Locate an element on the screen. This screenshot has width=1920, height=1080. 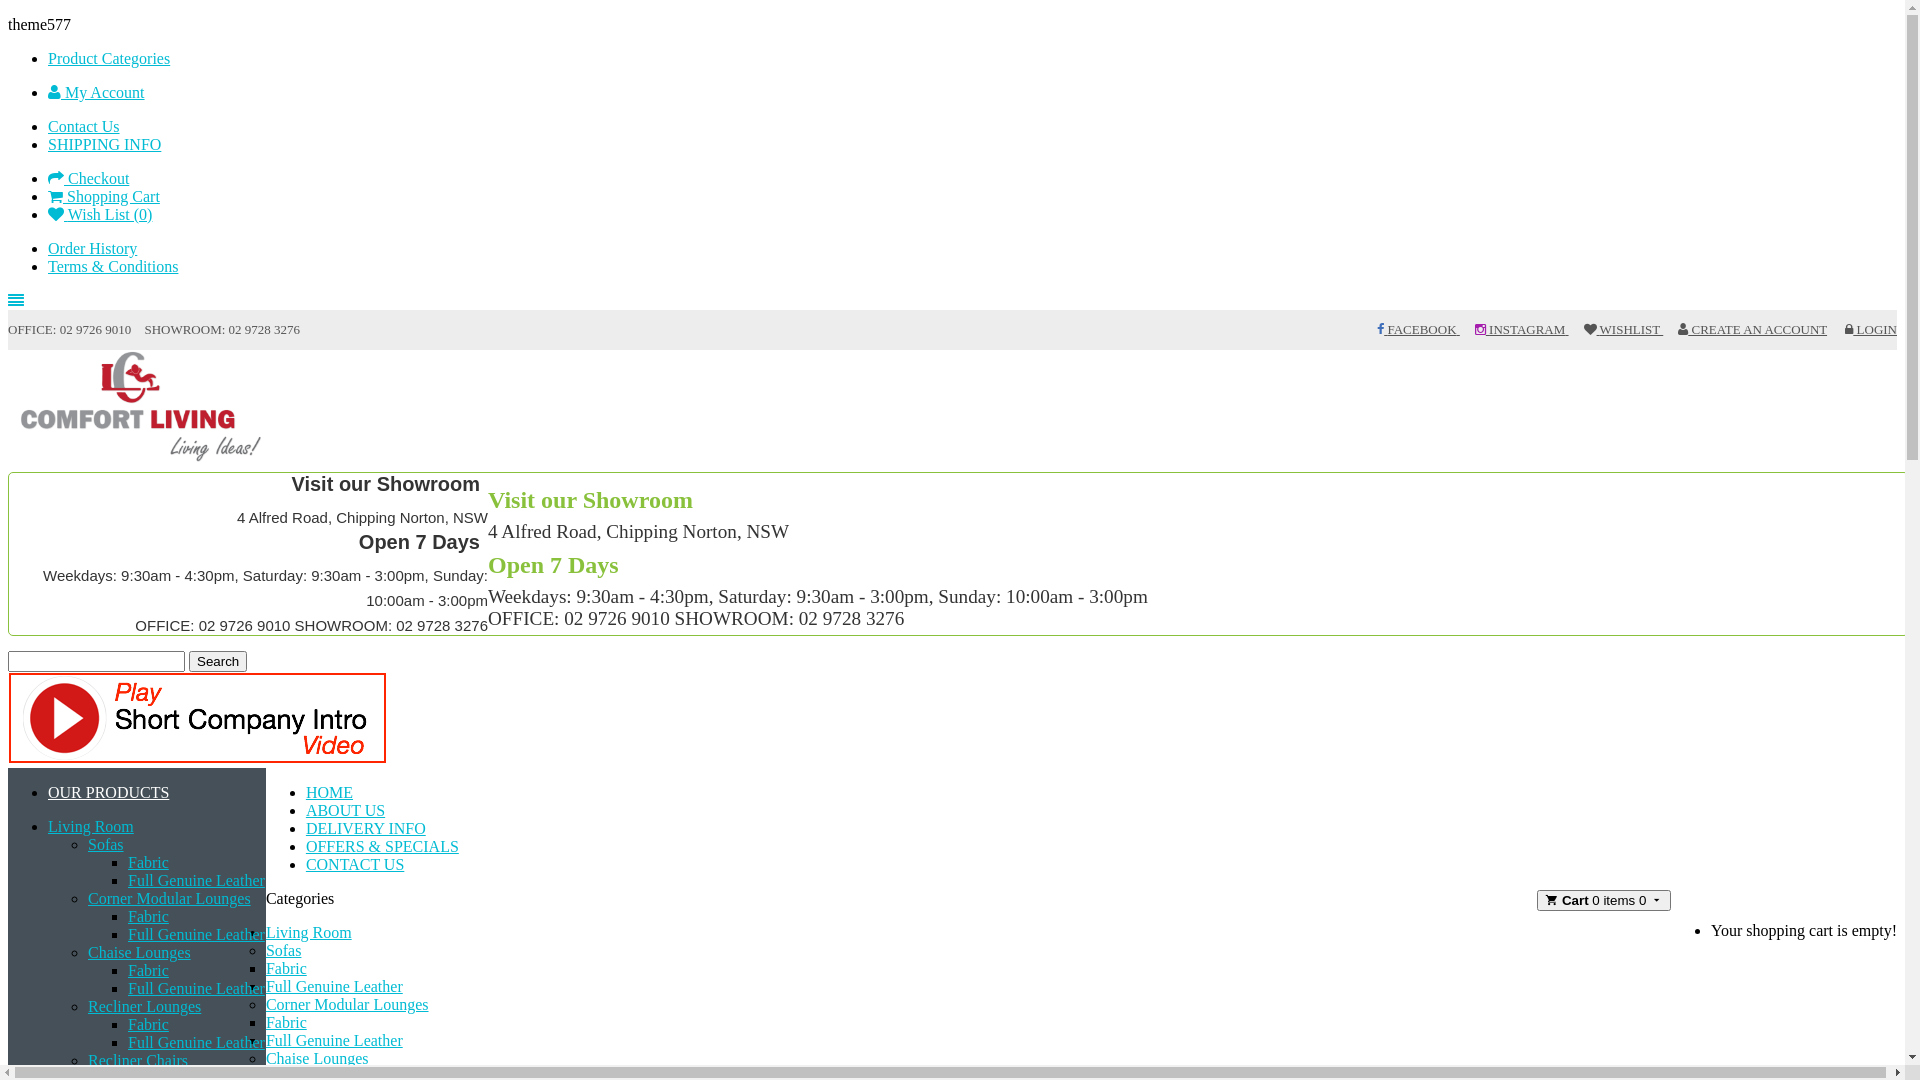
'Cart 0 items 0' is located at coordinates (1535, 900).